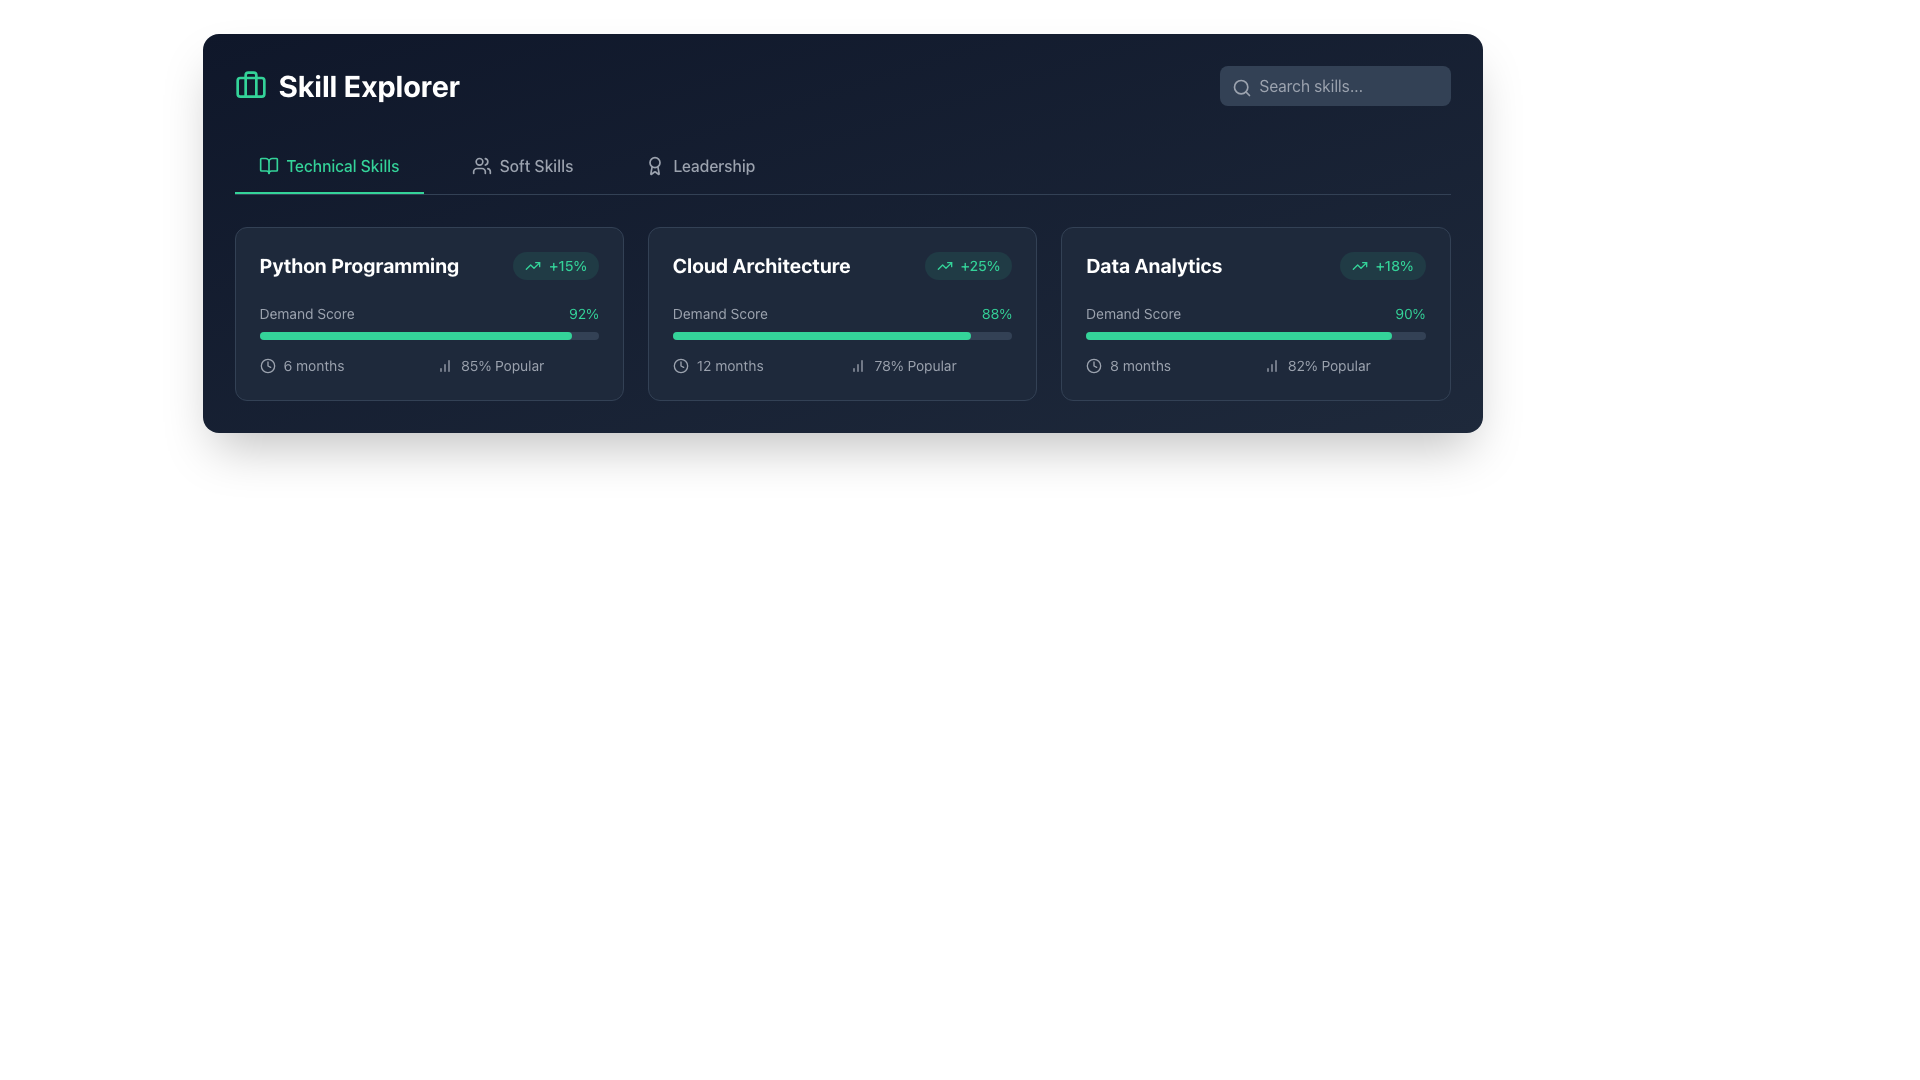 This screenshot has width=1920, height=1080. What do you see at coordinates (1329, 366) in the screenshot?
I see `the popularity metric text label indicating 82% for the 'Data Analytics' course, located in the bottom-right section of the 'Data Analytics' card` at bounding box center [1329, 366].